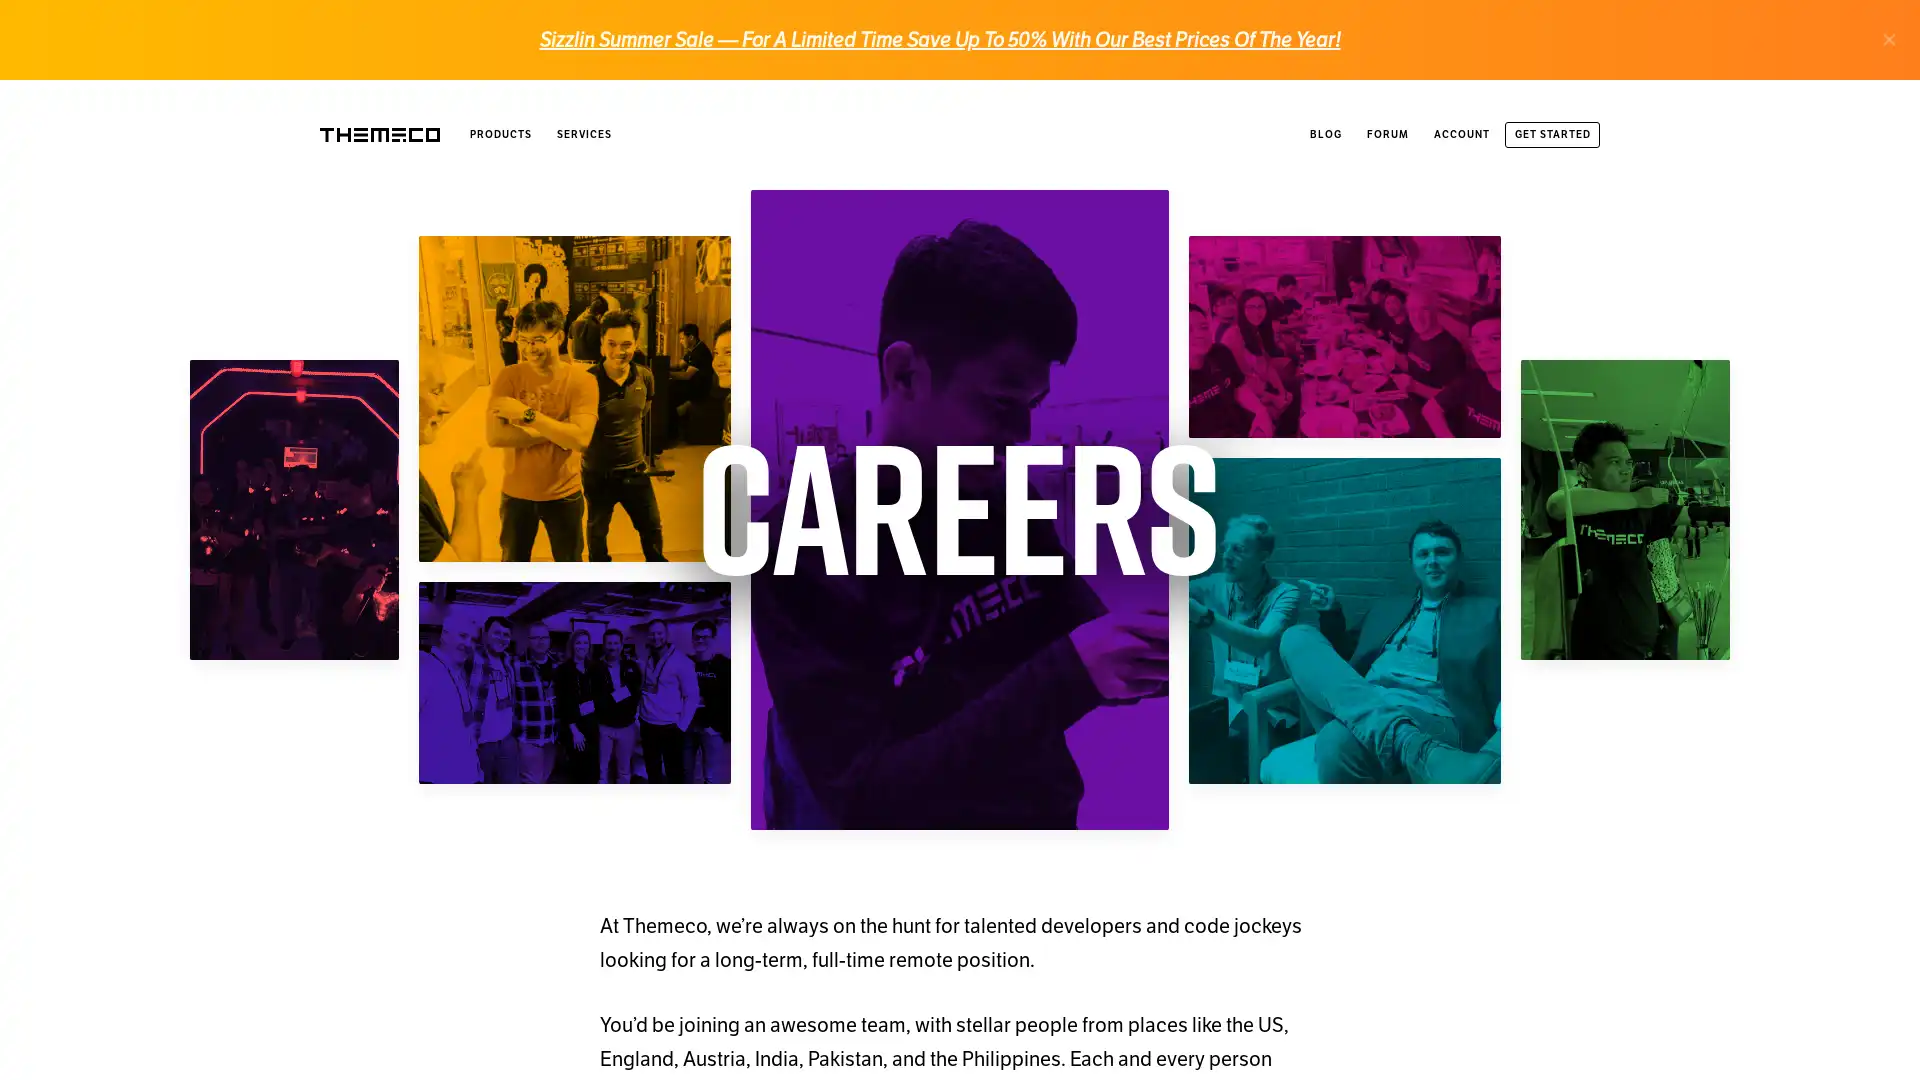 The image size is (1920, 1080). Describe the element at coordinates (1889, 39) in the screenshot. I see `.` at that location.